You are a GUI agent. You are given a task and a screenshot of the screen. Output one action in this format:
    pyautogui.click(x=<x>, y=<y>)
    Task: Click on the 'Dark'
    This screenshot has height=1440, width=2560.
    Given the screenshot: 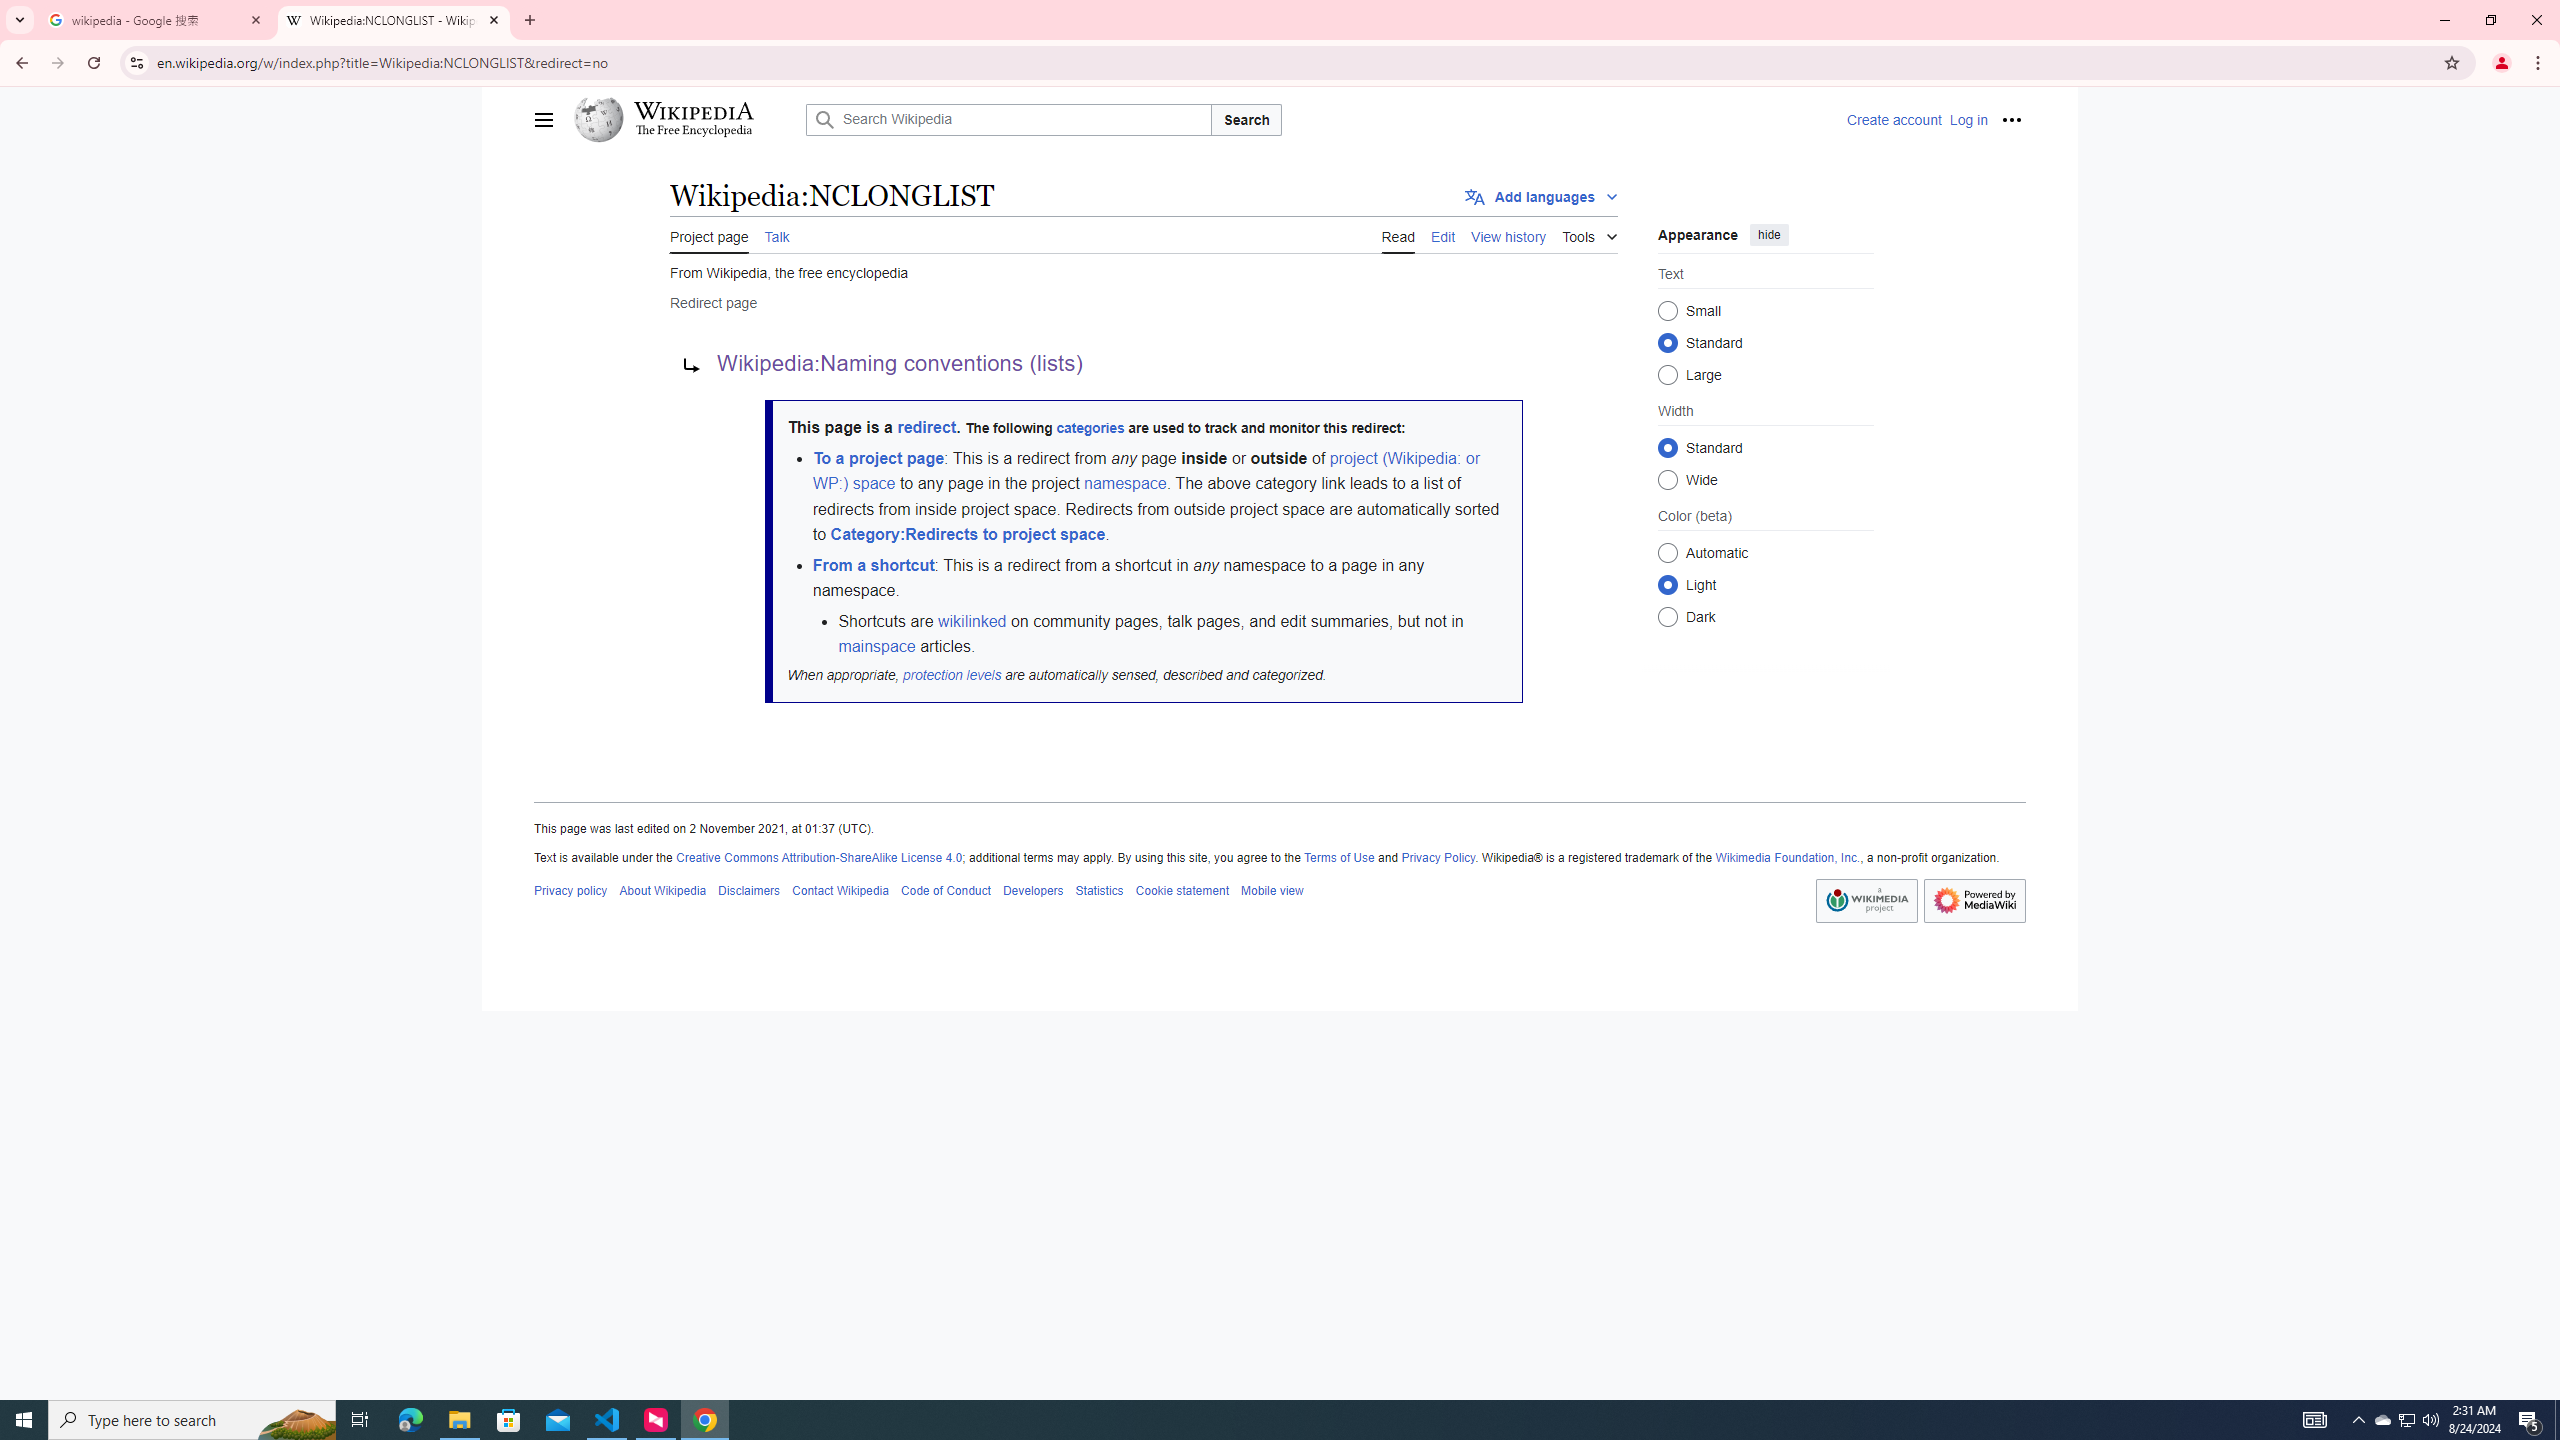 What is the action you would take?
    pyautogui.click(x=1667, y=616)
    